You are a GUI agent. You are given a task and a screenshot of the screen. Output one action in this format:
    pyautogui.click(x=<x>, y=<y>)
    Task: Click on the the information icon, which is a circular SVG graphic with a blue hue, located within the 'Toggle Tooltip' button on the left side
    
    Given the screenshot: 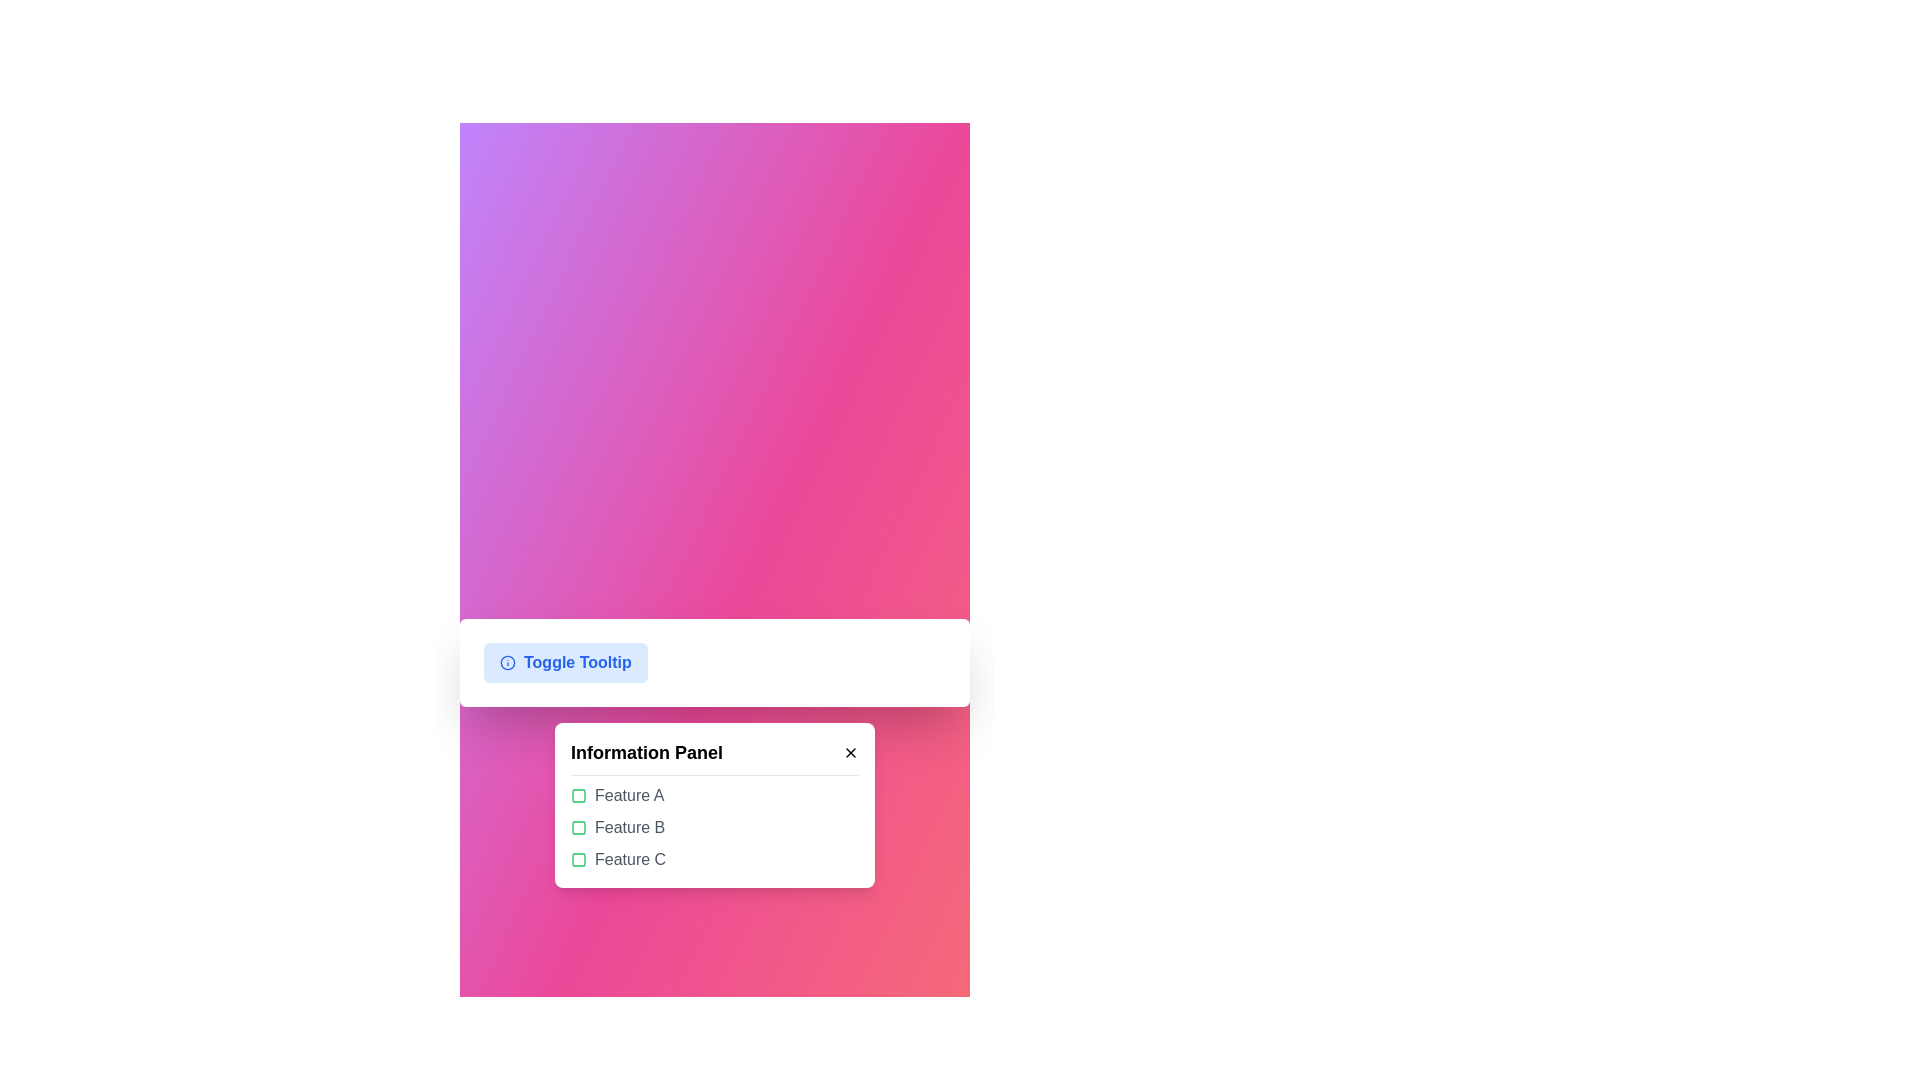 What is the action you would take?
    pyautogui.click(x=508, y=663)
    